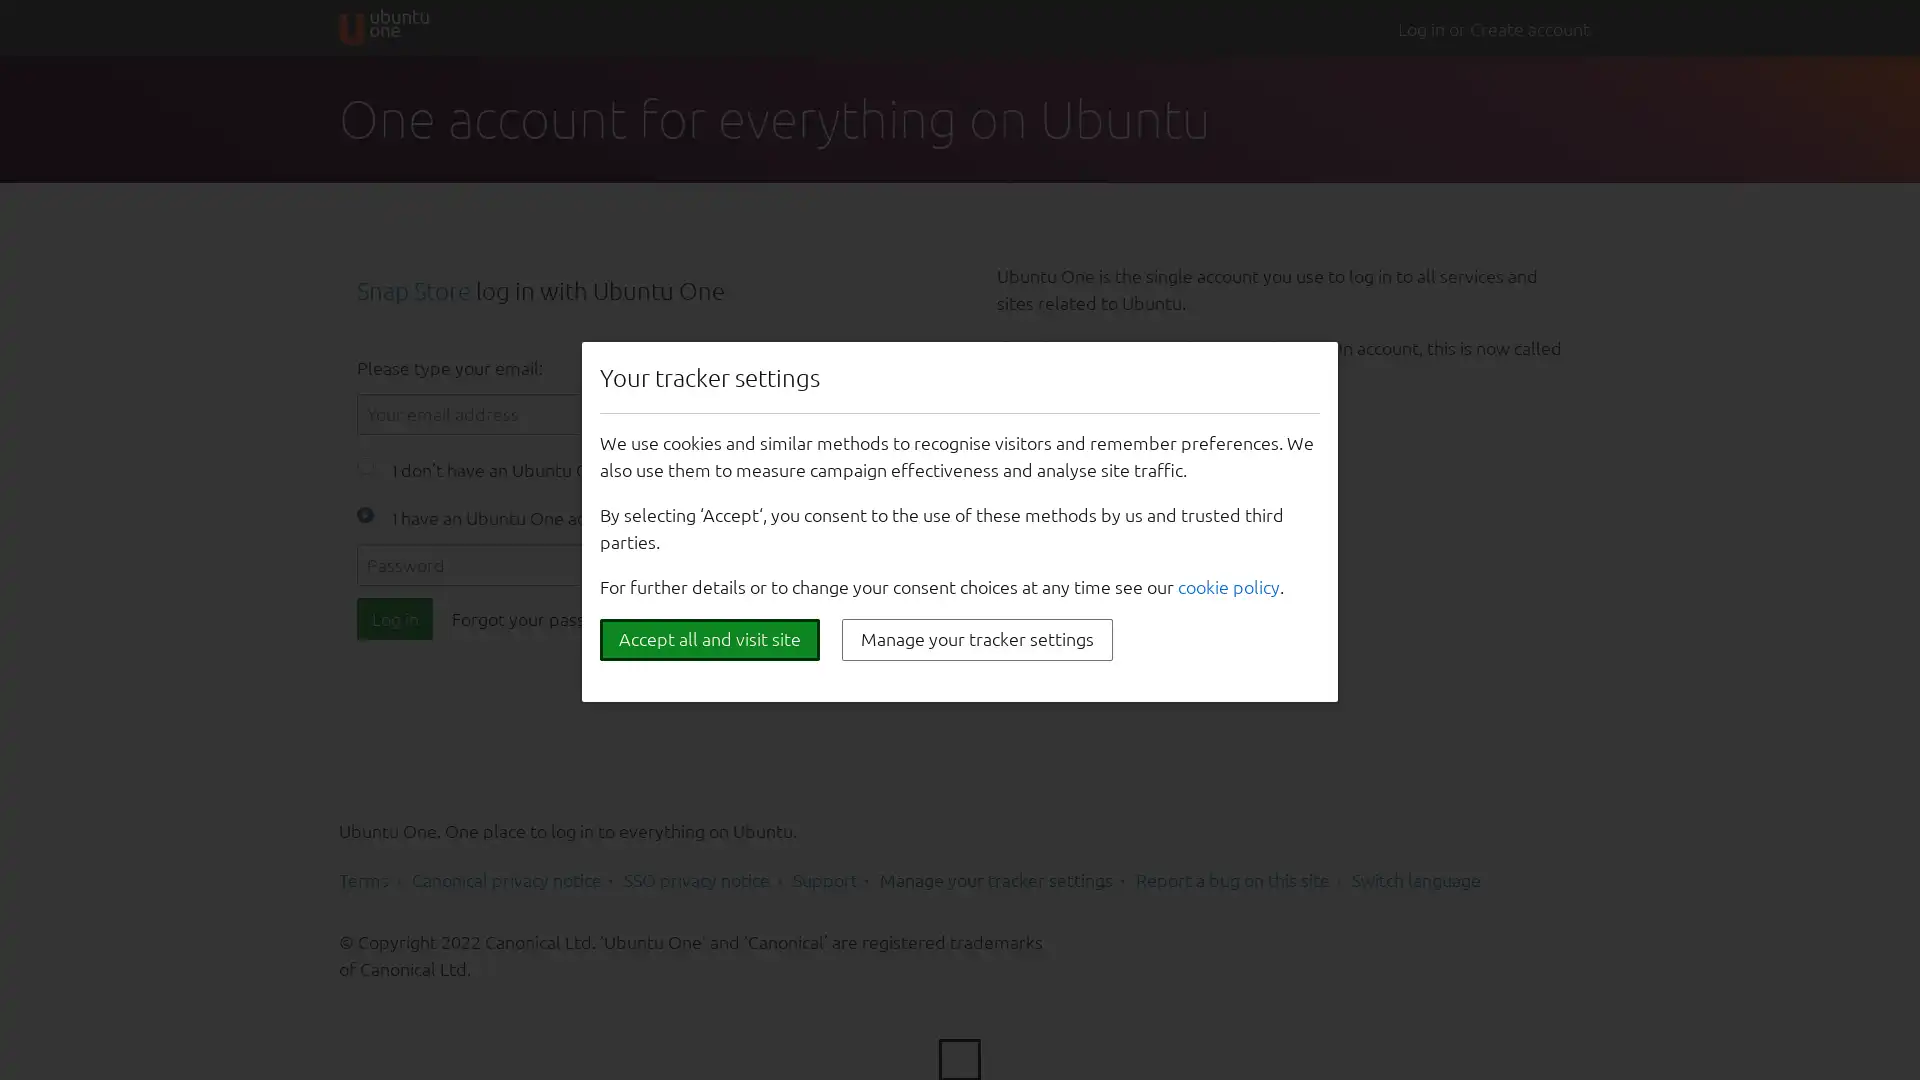  Describe the element at coordinates (542, 617) in the screenshot. I see `Forgot your password?` at that location.